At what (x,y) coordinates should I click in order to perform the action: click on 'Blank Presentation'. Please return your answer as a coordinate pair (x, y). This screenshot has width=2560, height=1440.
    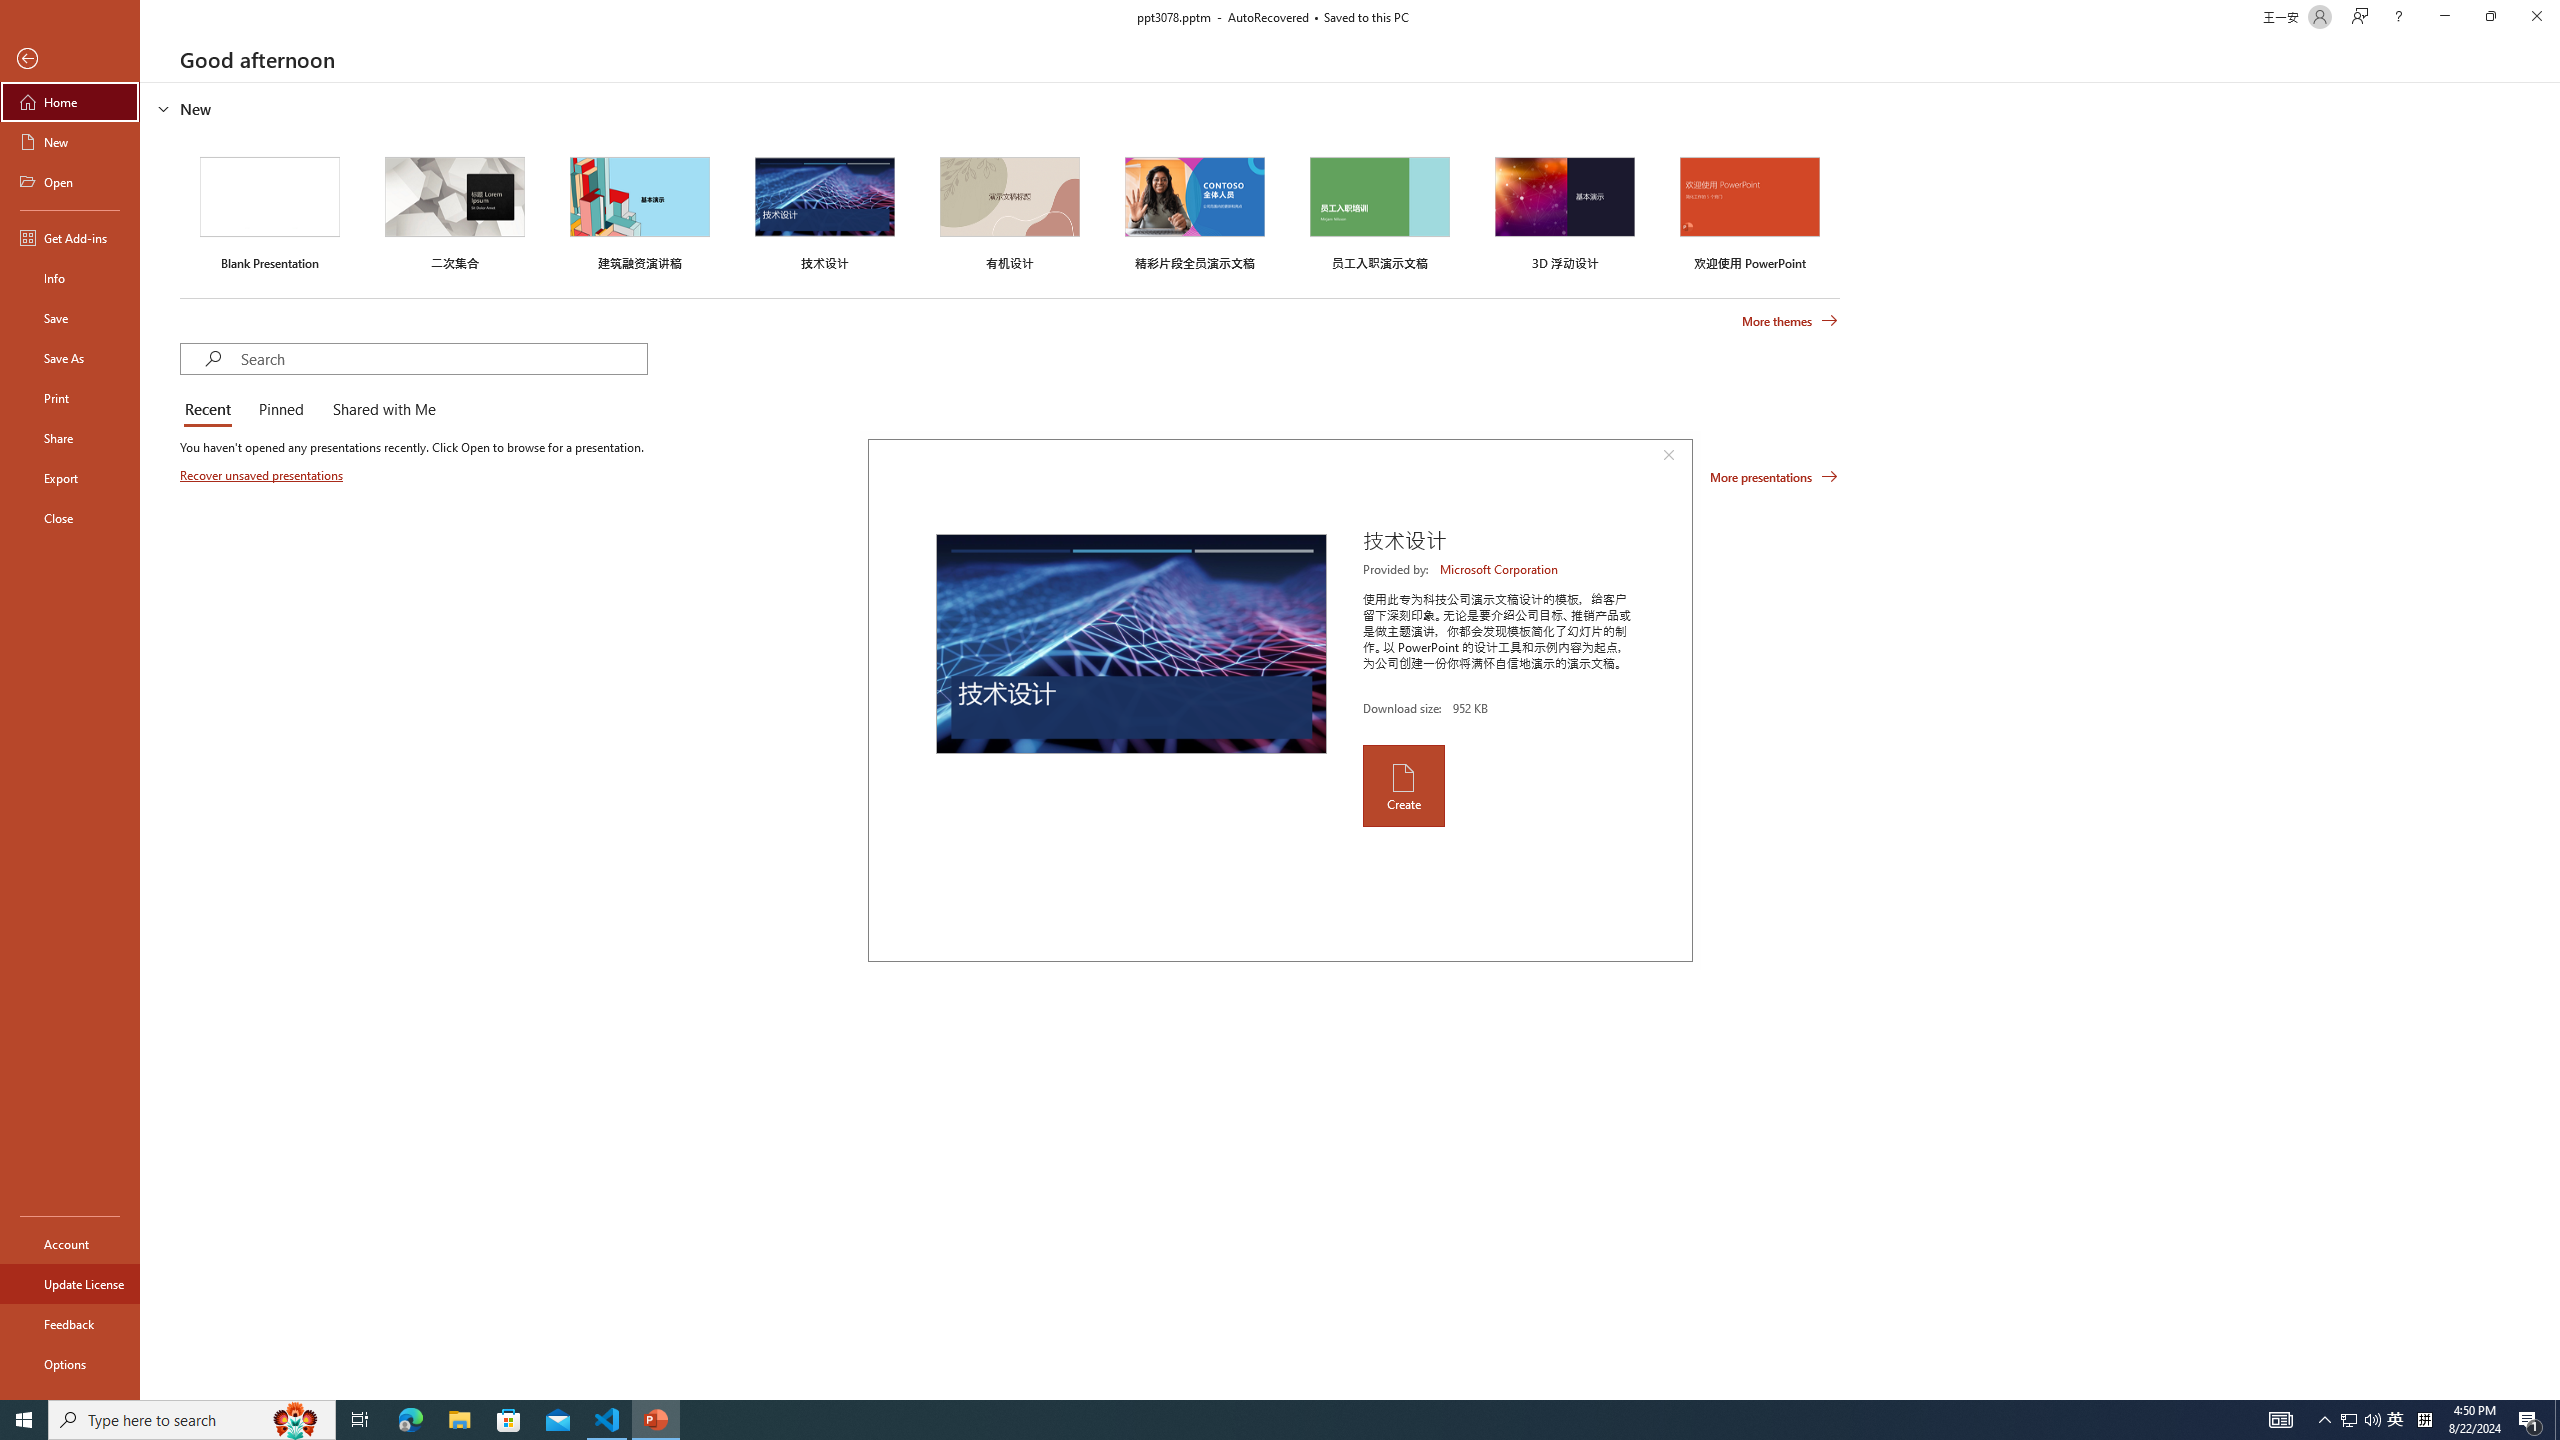
    Looking at the image, I should click on (269, 210).